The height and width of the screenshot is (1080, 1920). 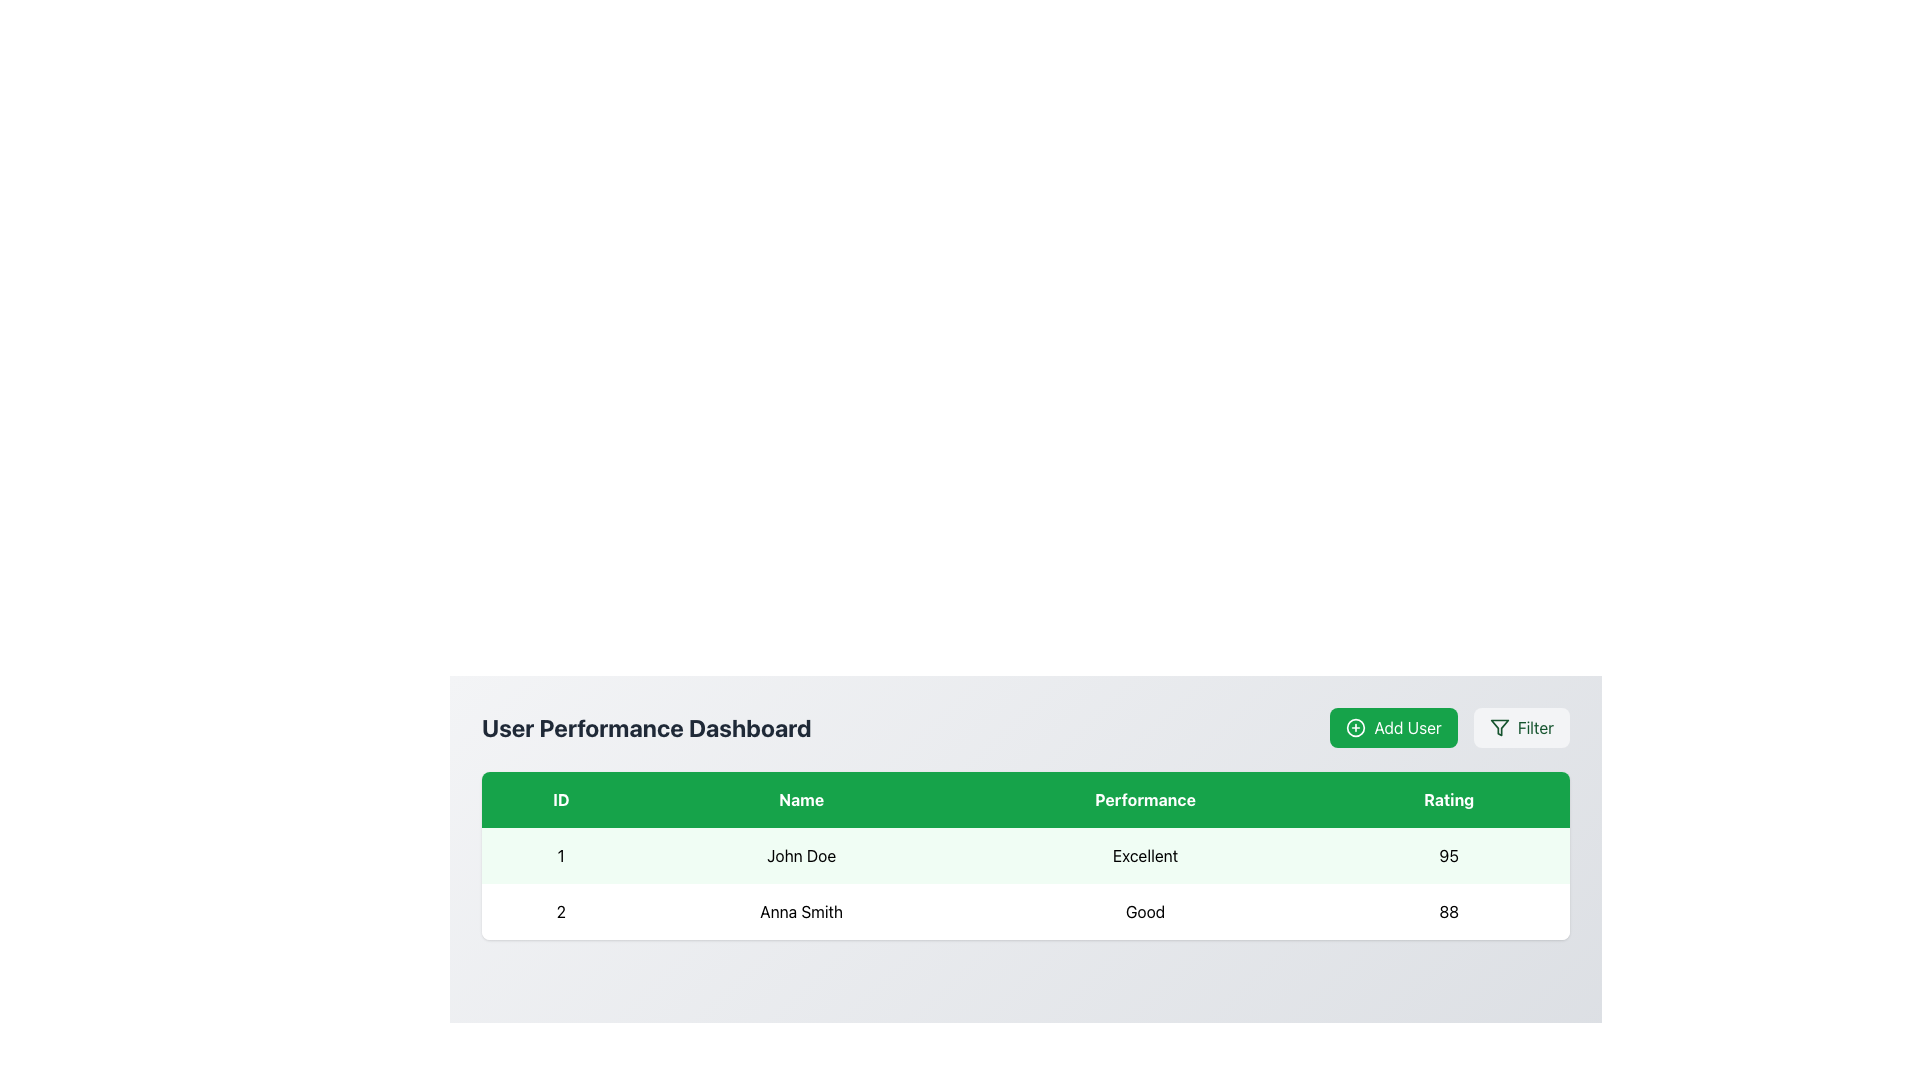 What do you see at coordinates (1449, 855) in the screenshot?
I see `the Table Cell displaying the value '95' in the fourth column under the 'Rating' header of the user performance table` at bounding box center [1449, 855].